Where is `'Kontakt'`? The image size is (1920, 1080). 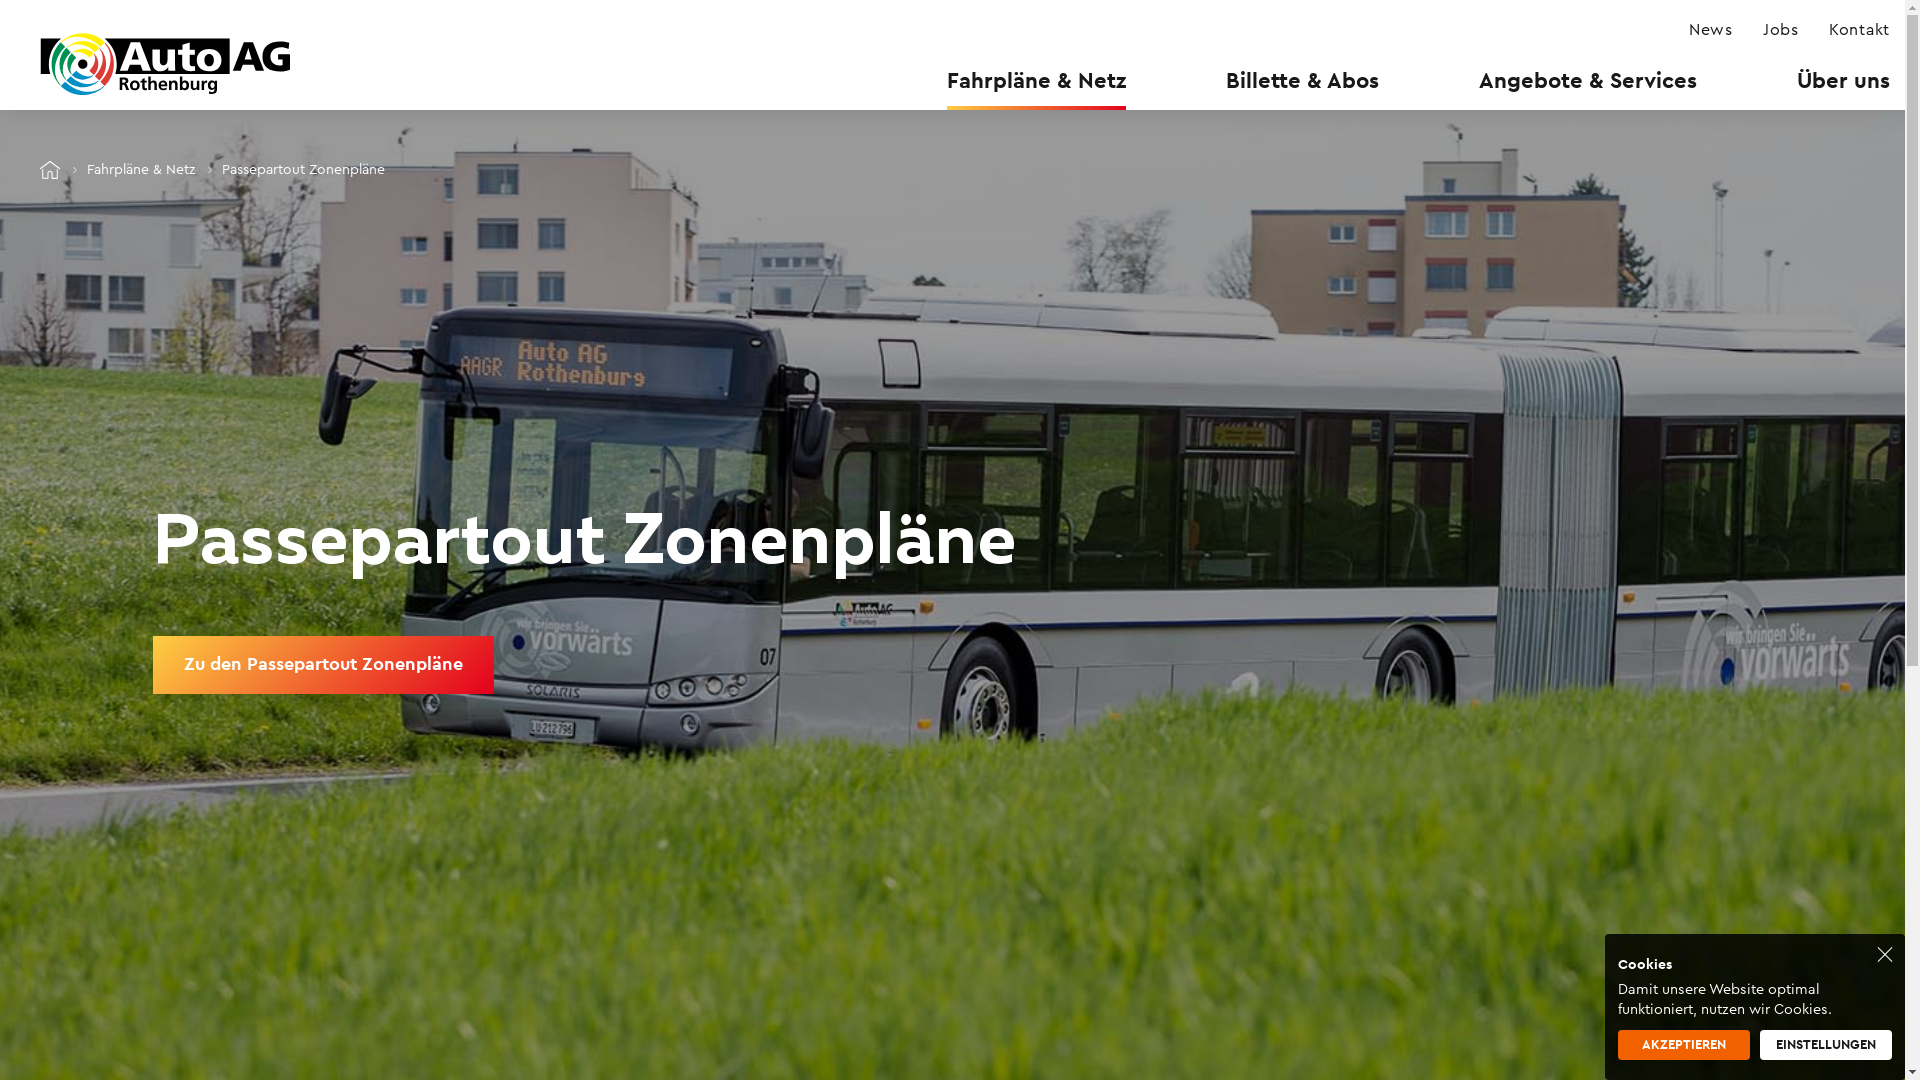
'Kontakt' is located at coordinates (1828, 30).